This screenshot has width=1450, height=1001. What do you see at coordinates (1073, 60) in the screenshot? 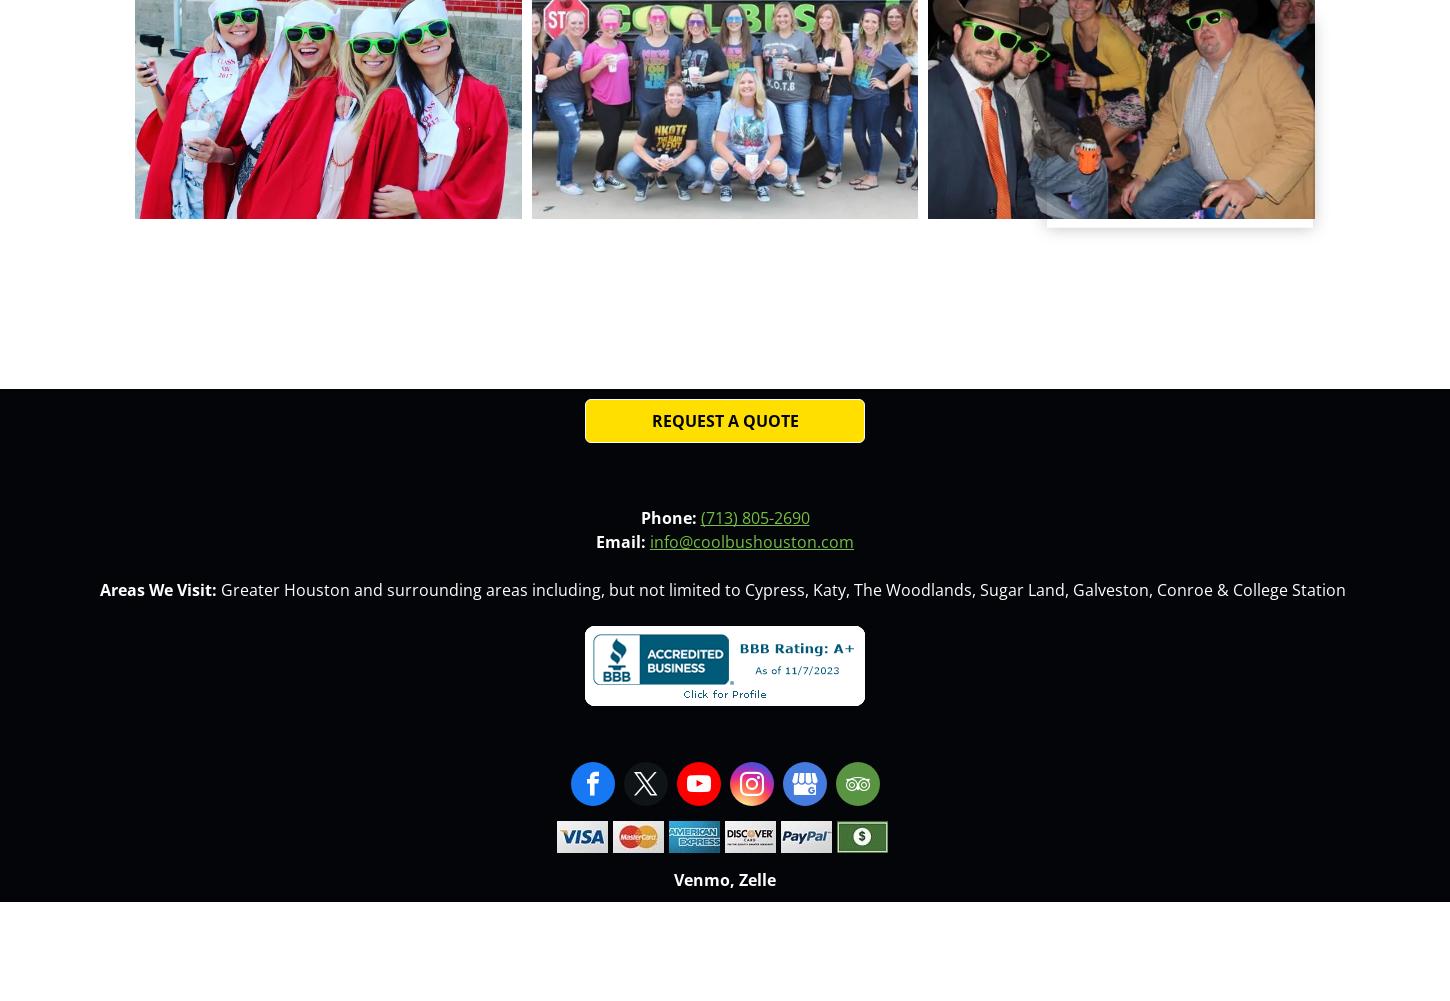
I see `'Let's Talk!'` at bounding box center [1073, 60].